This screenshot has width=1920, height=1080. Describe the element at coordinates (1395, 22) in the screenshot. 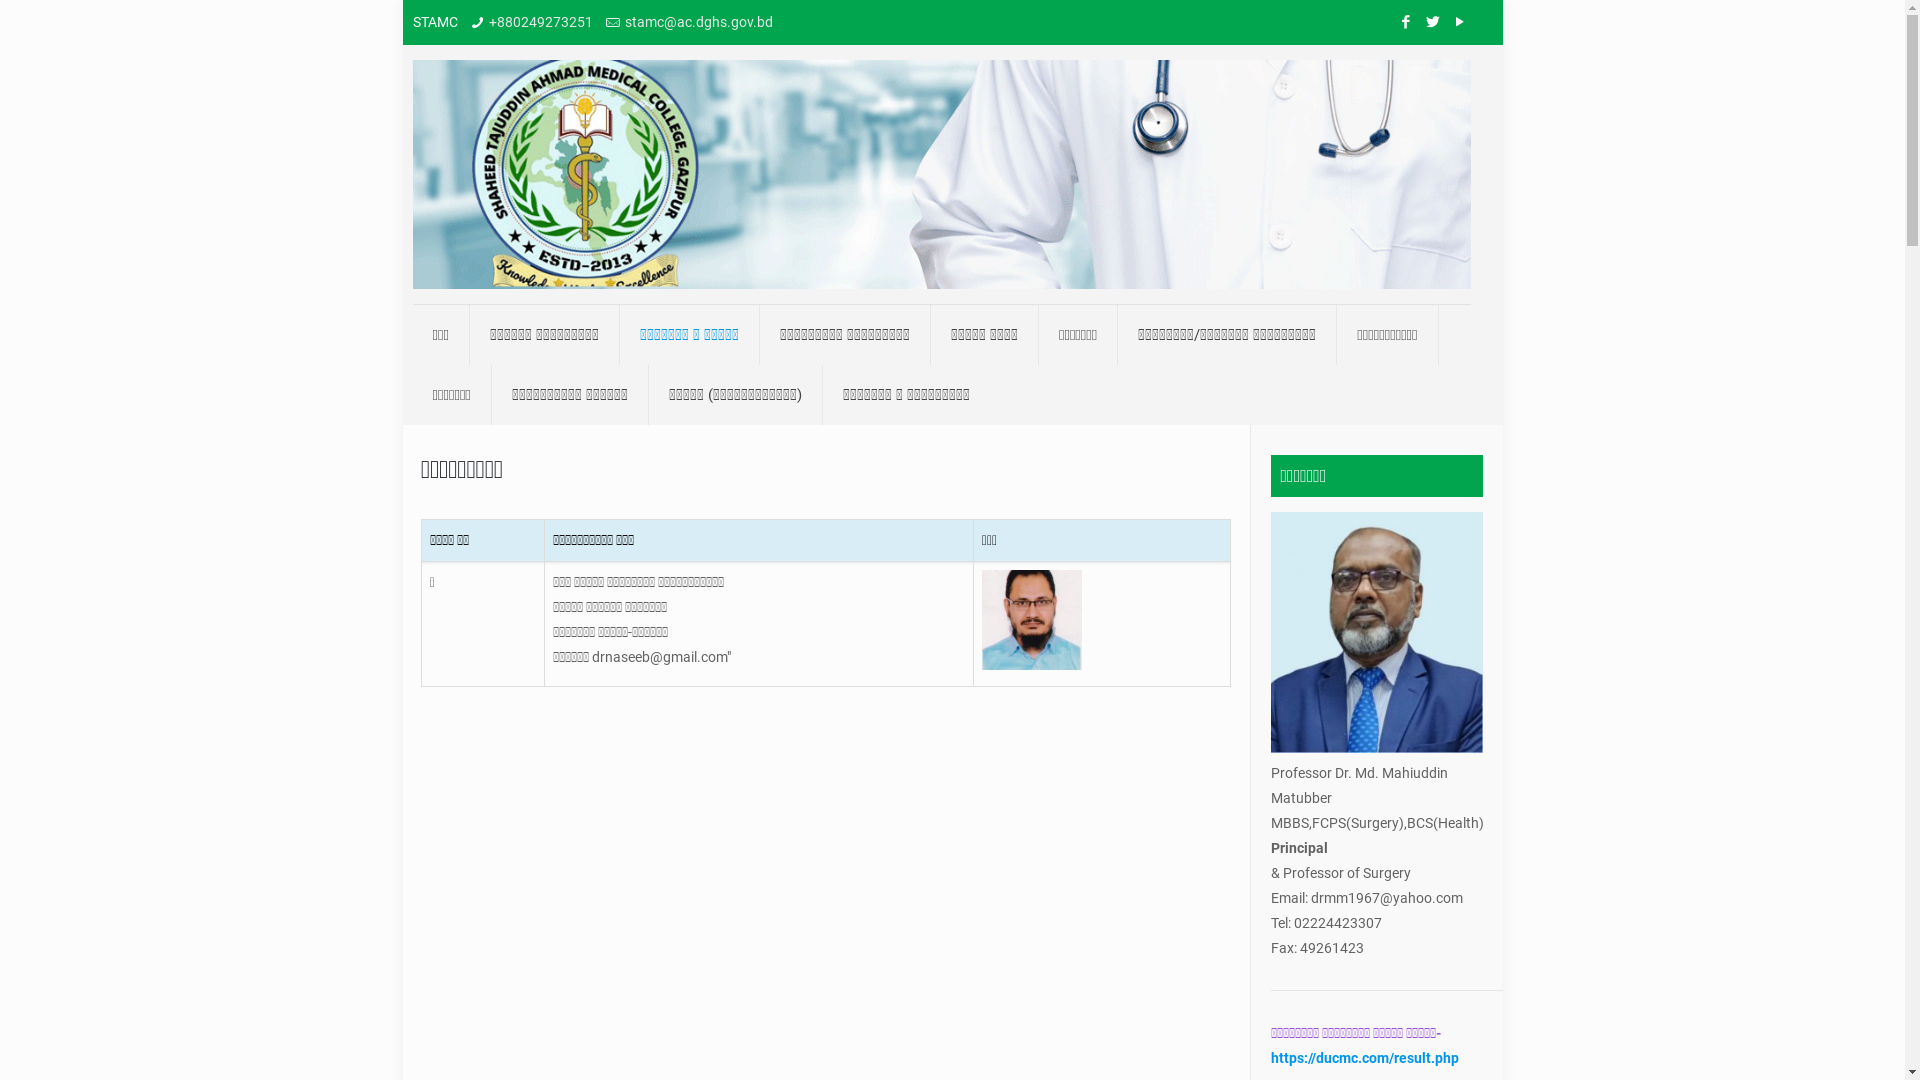

I see `'Facebook'` at that location.